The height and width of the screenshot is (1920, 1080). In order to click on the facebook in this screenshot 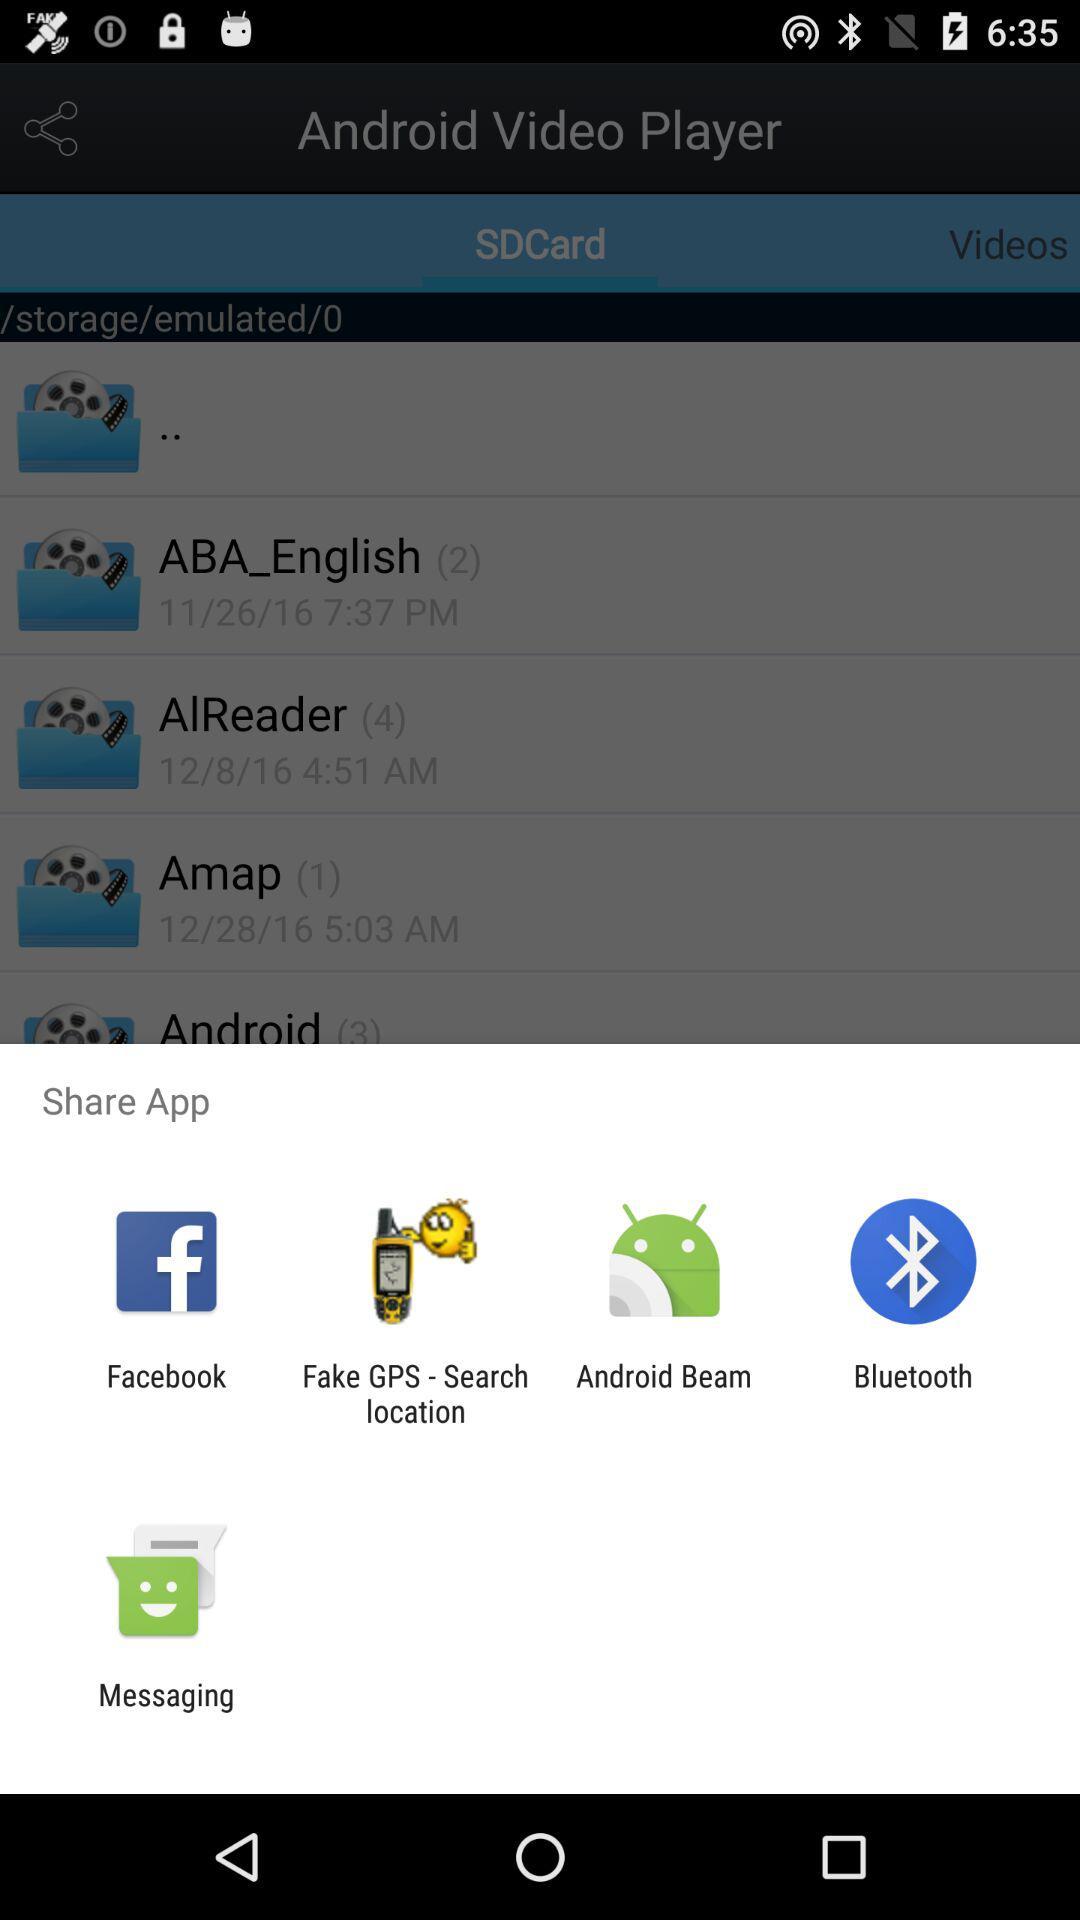, I will do `click(165, 1392)`.